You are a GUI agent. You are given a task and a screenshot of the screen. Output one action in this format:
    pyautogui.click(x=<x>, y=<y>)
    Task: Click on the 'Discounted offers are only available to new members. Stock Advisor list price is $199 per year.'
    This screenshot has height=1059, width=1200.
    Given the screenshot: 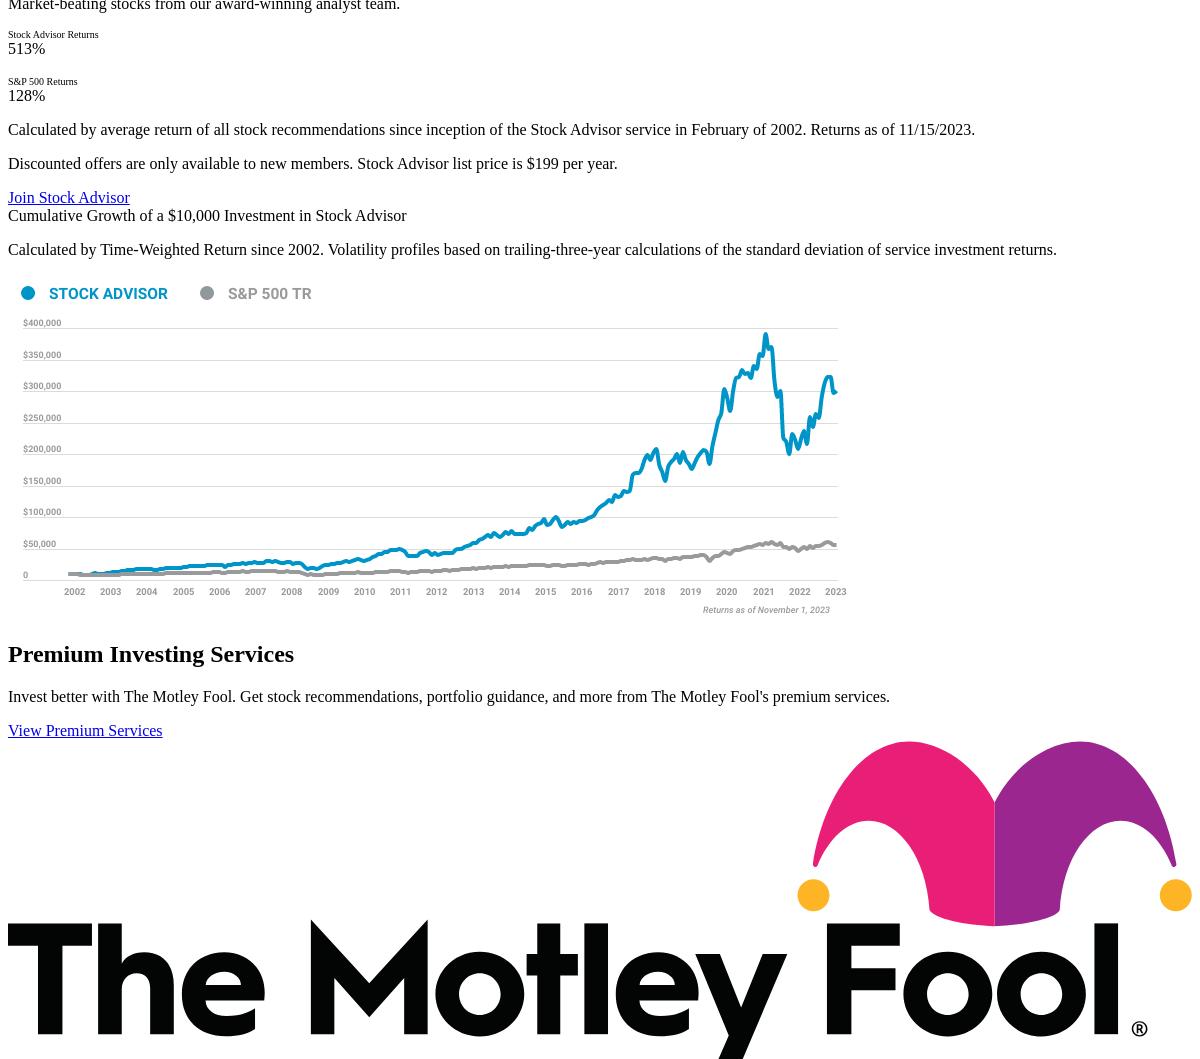 What is the action you would take?
    pyautogui.click(x=8, y=162)
    